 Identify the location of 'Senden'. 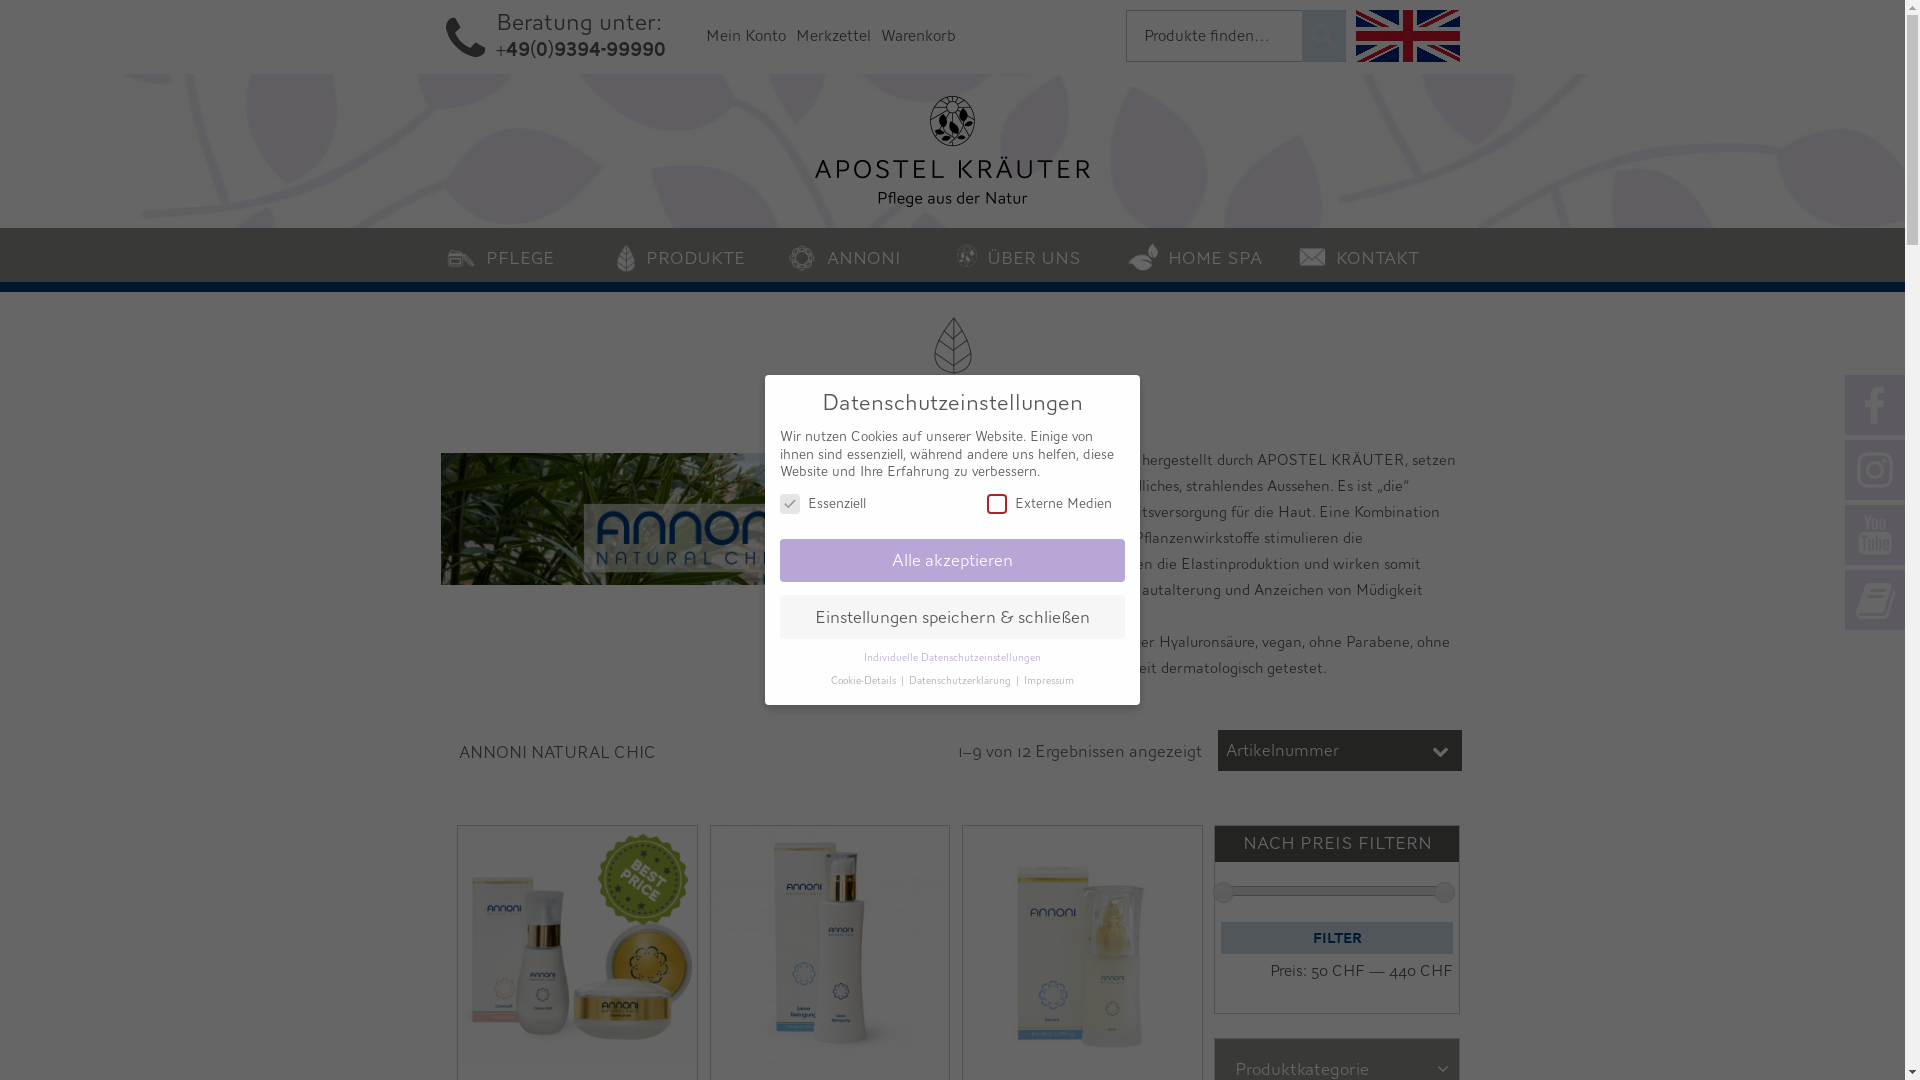
(1324, 35).